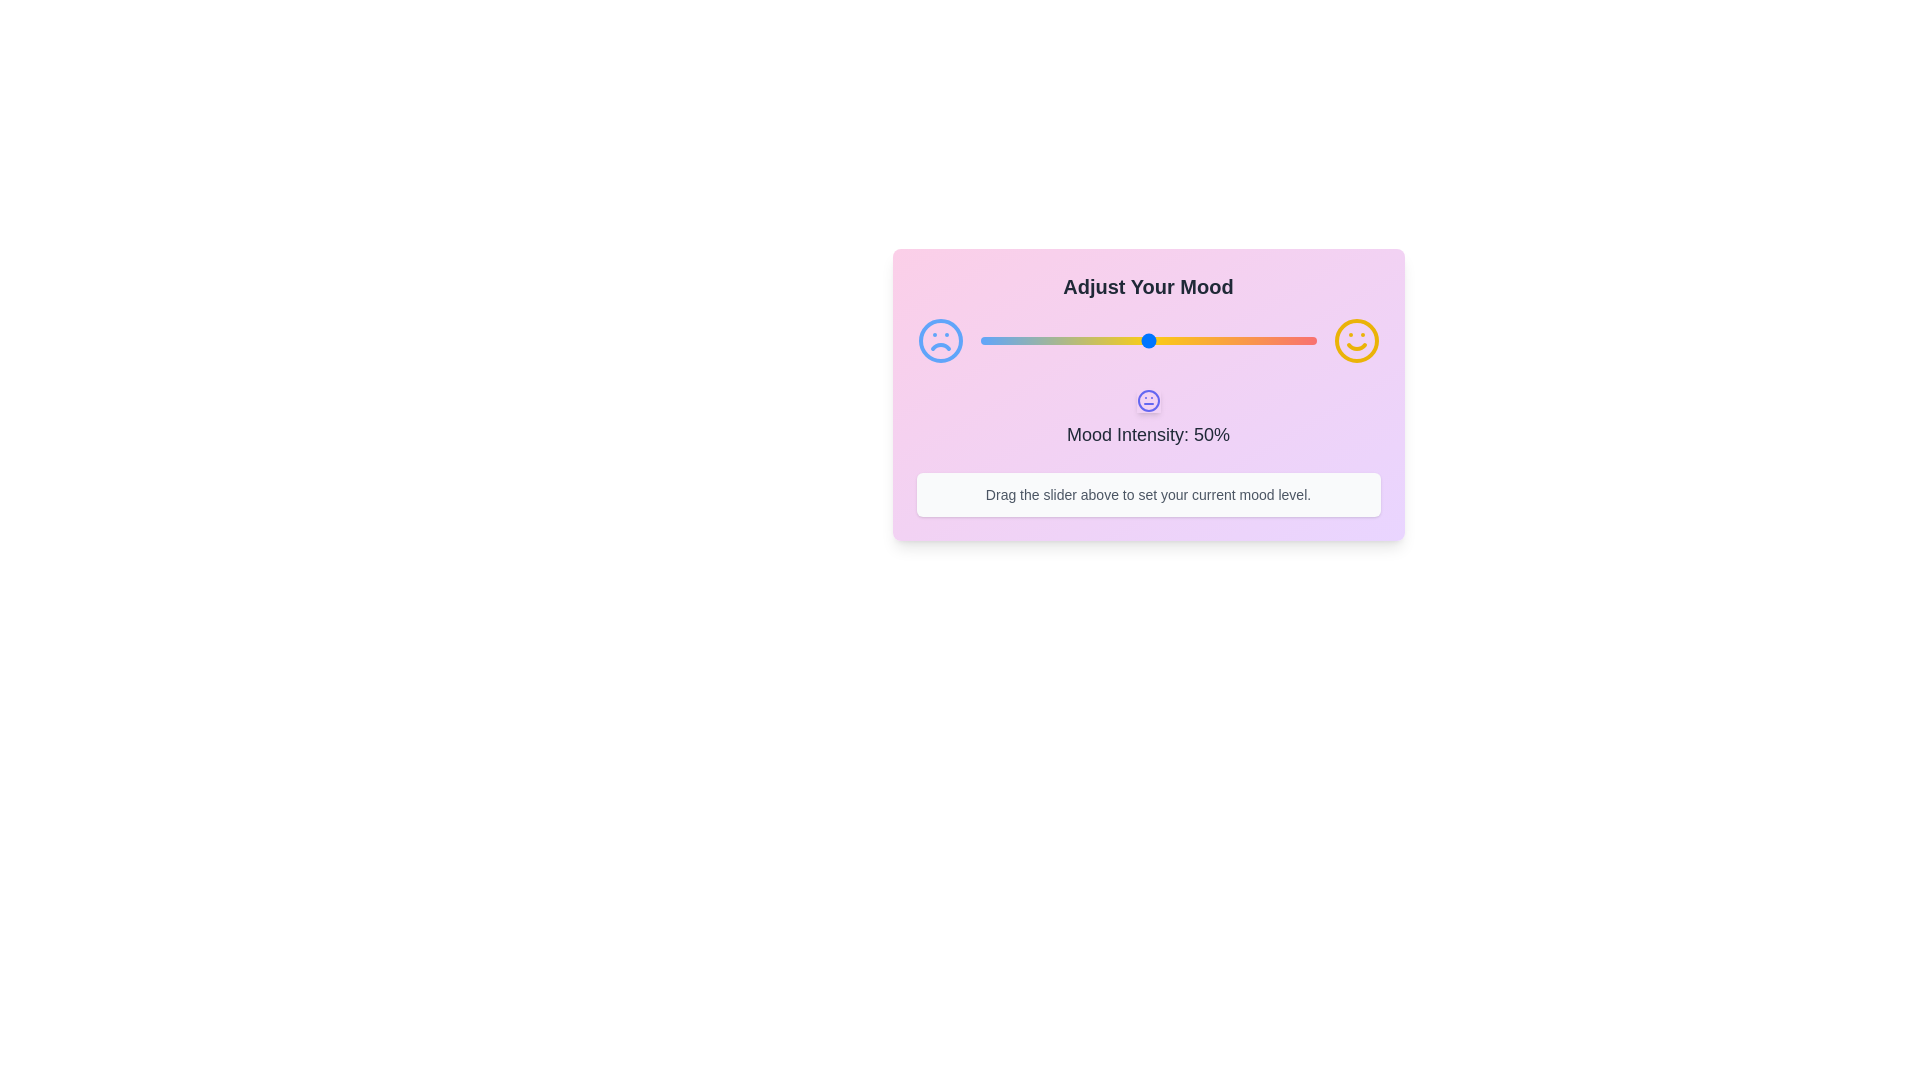 Image resolution: width=1920 pixels, height=1080 pixels. What do you see at coordinates (1198, 339) in the screenshot?
I see `the mood intensity to 65% by dragging the slider` at bounding box center [1198, 339].